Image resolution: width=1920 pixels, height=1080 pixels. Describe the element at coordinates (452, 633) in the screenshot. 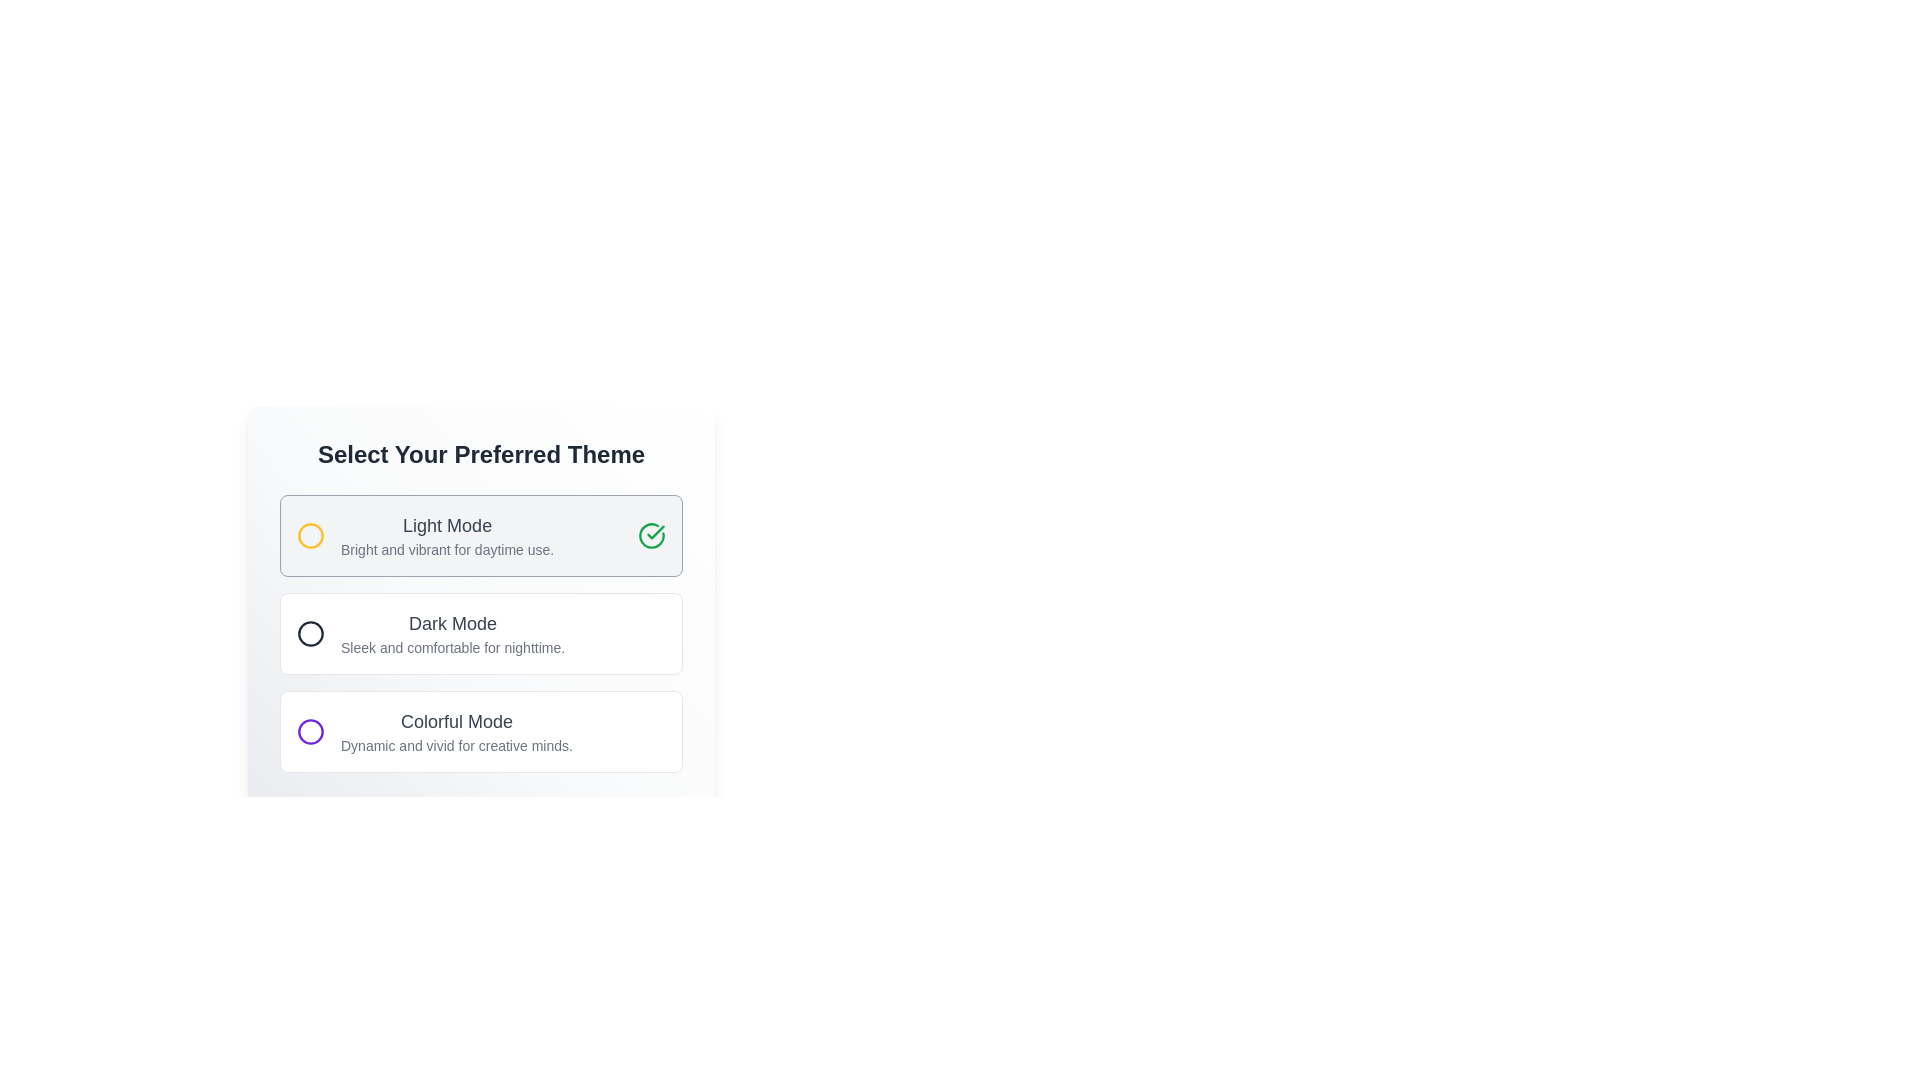

I see `descriptive label for the 'Dark Mode' theme option, which is the second option in the list of selectable themes, located horizontally aligned with a radio button to its left` at that location.